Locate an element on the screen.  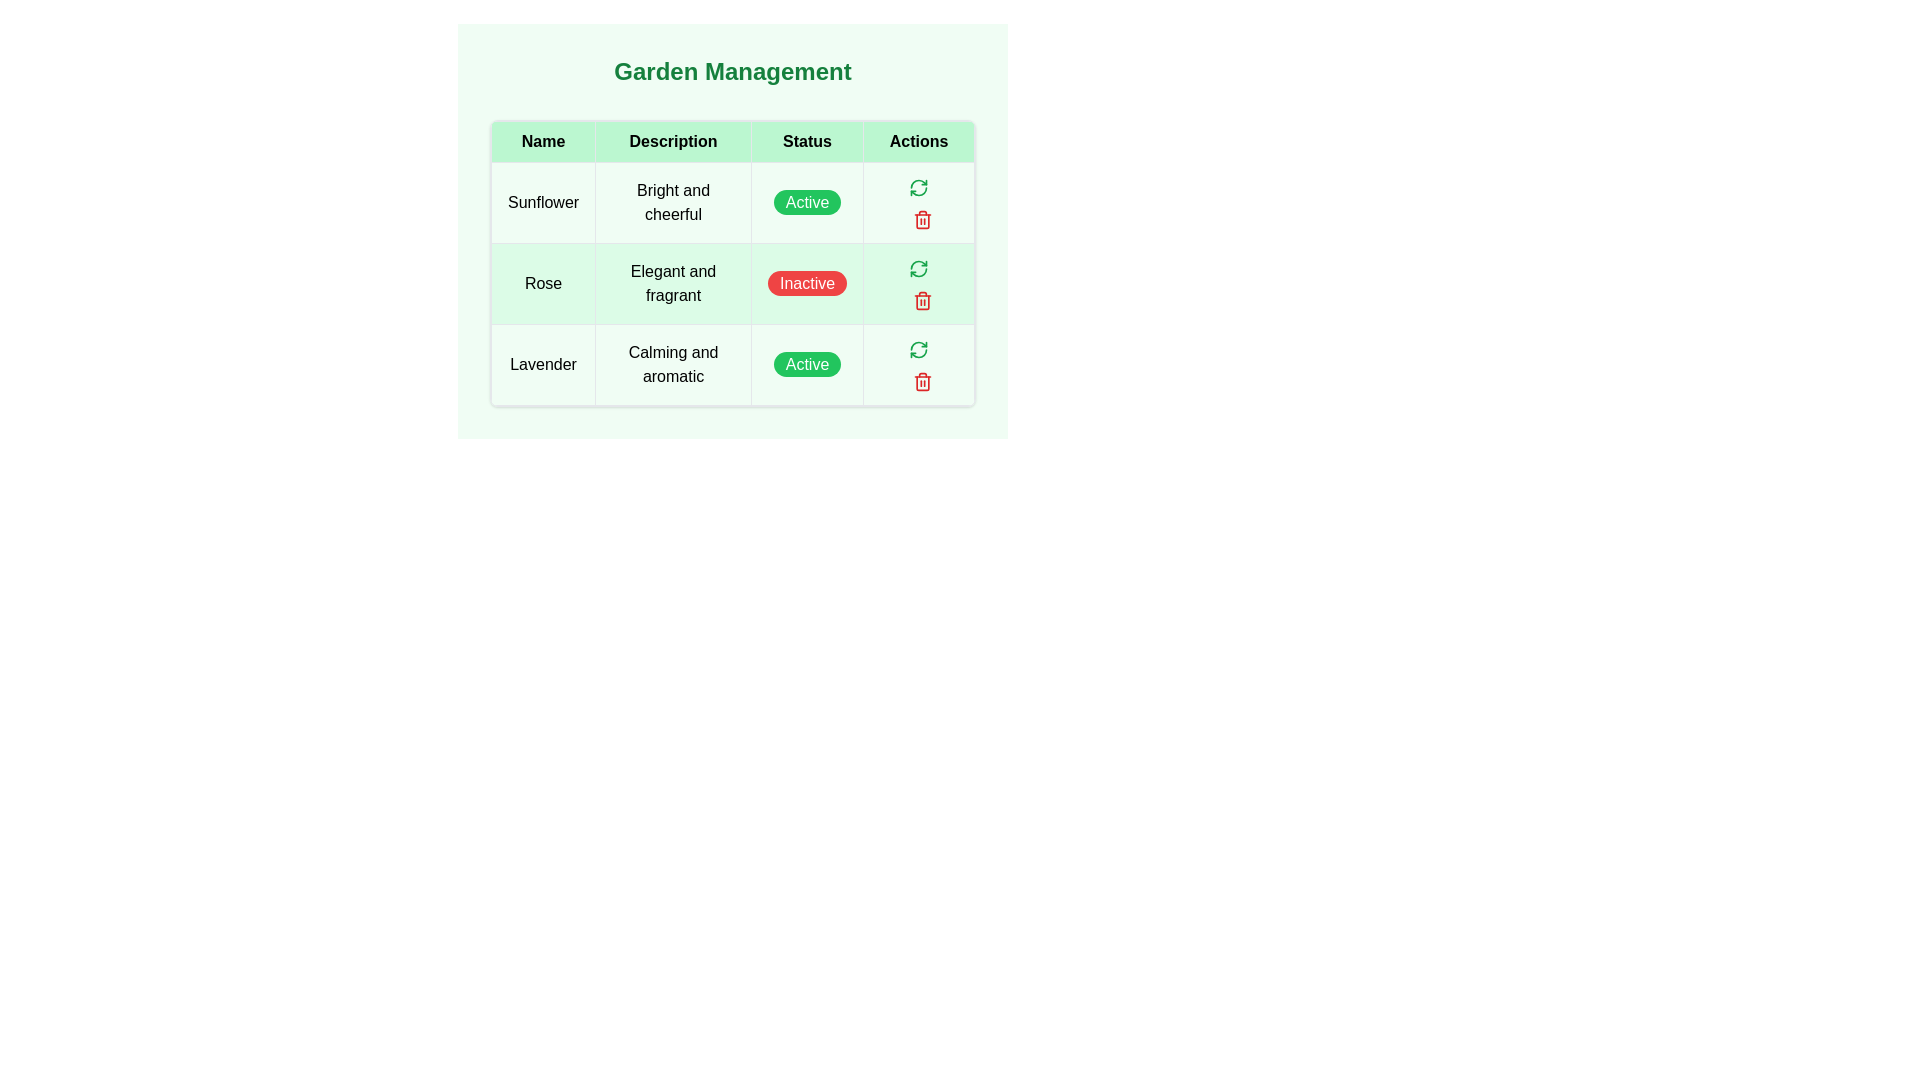
the rounded rectangular button with a red background and white text that reads 'Inactive' in the 'Status' column of the second row in the 'Garden Management' table is located at coordinates (807, 283).